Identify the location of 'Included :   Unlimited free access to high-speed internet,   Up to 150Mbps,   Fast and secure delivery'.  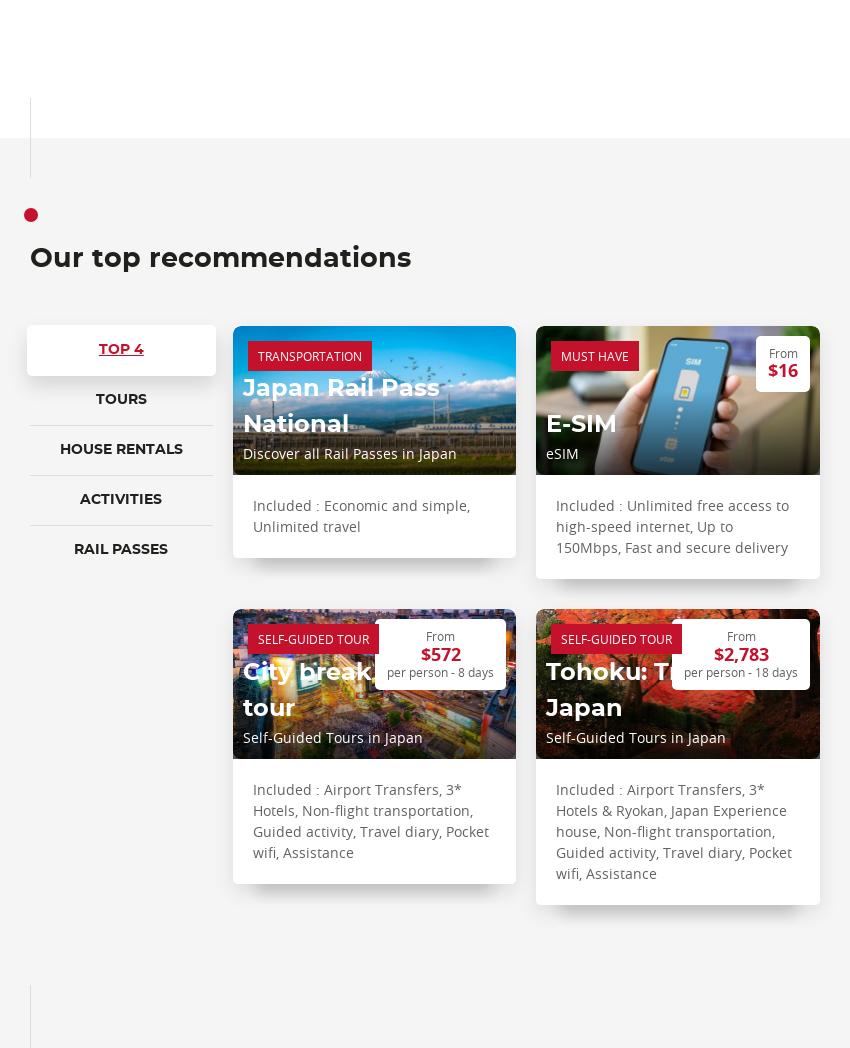
(672, 525).